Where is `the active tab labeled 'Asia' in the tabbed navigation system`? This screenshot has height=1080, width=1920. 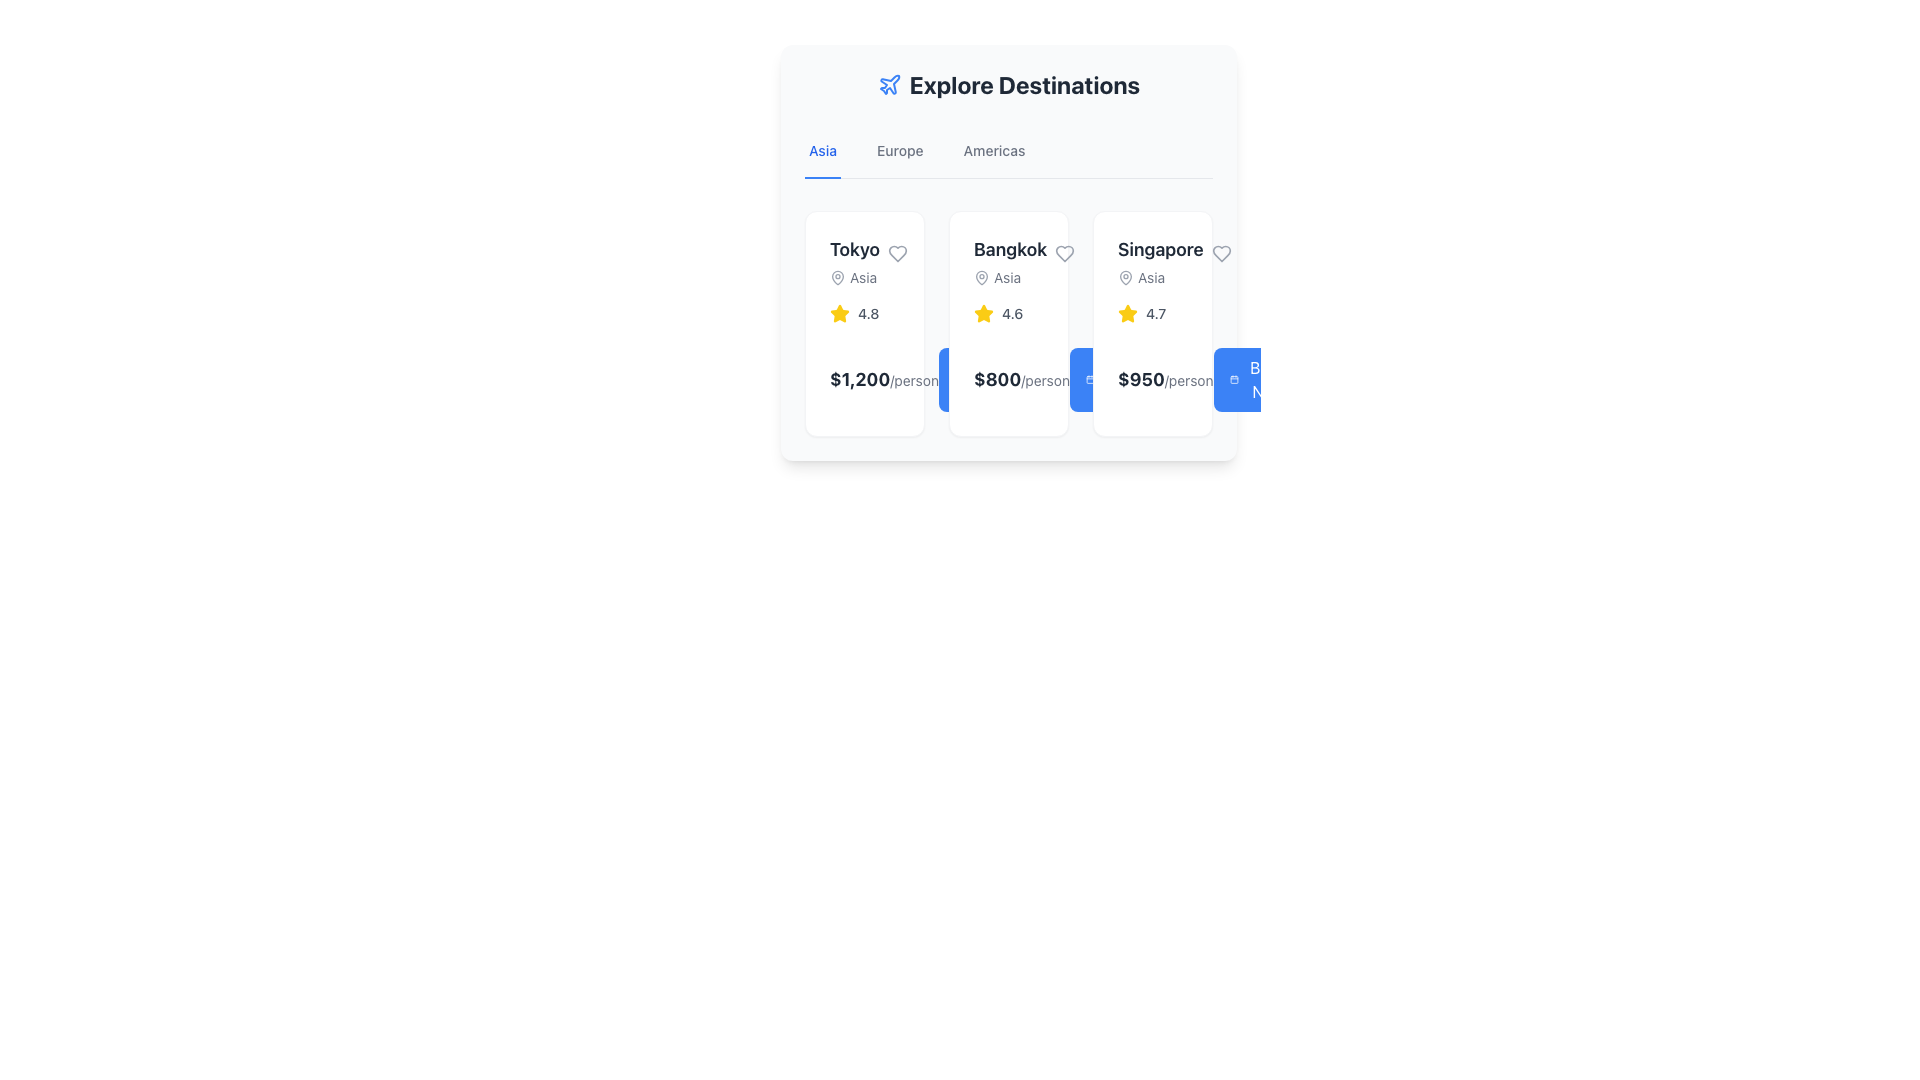 the active tab labeled 'Asia' in the tabbed navigation system is located at coordinates (823, 150).